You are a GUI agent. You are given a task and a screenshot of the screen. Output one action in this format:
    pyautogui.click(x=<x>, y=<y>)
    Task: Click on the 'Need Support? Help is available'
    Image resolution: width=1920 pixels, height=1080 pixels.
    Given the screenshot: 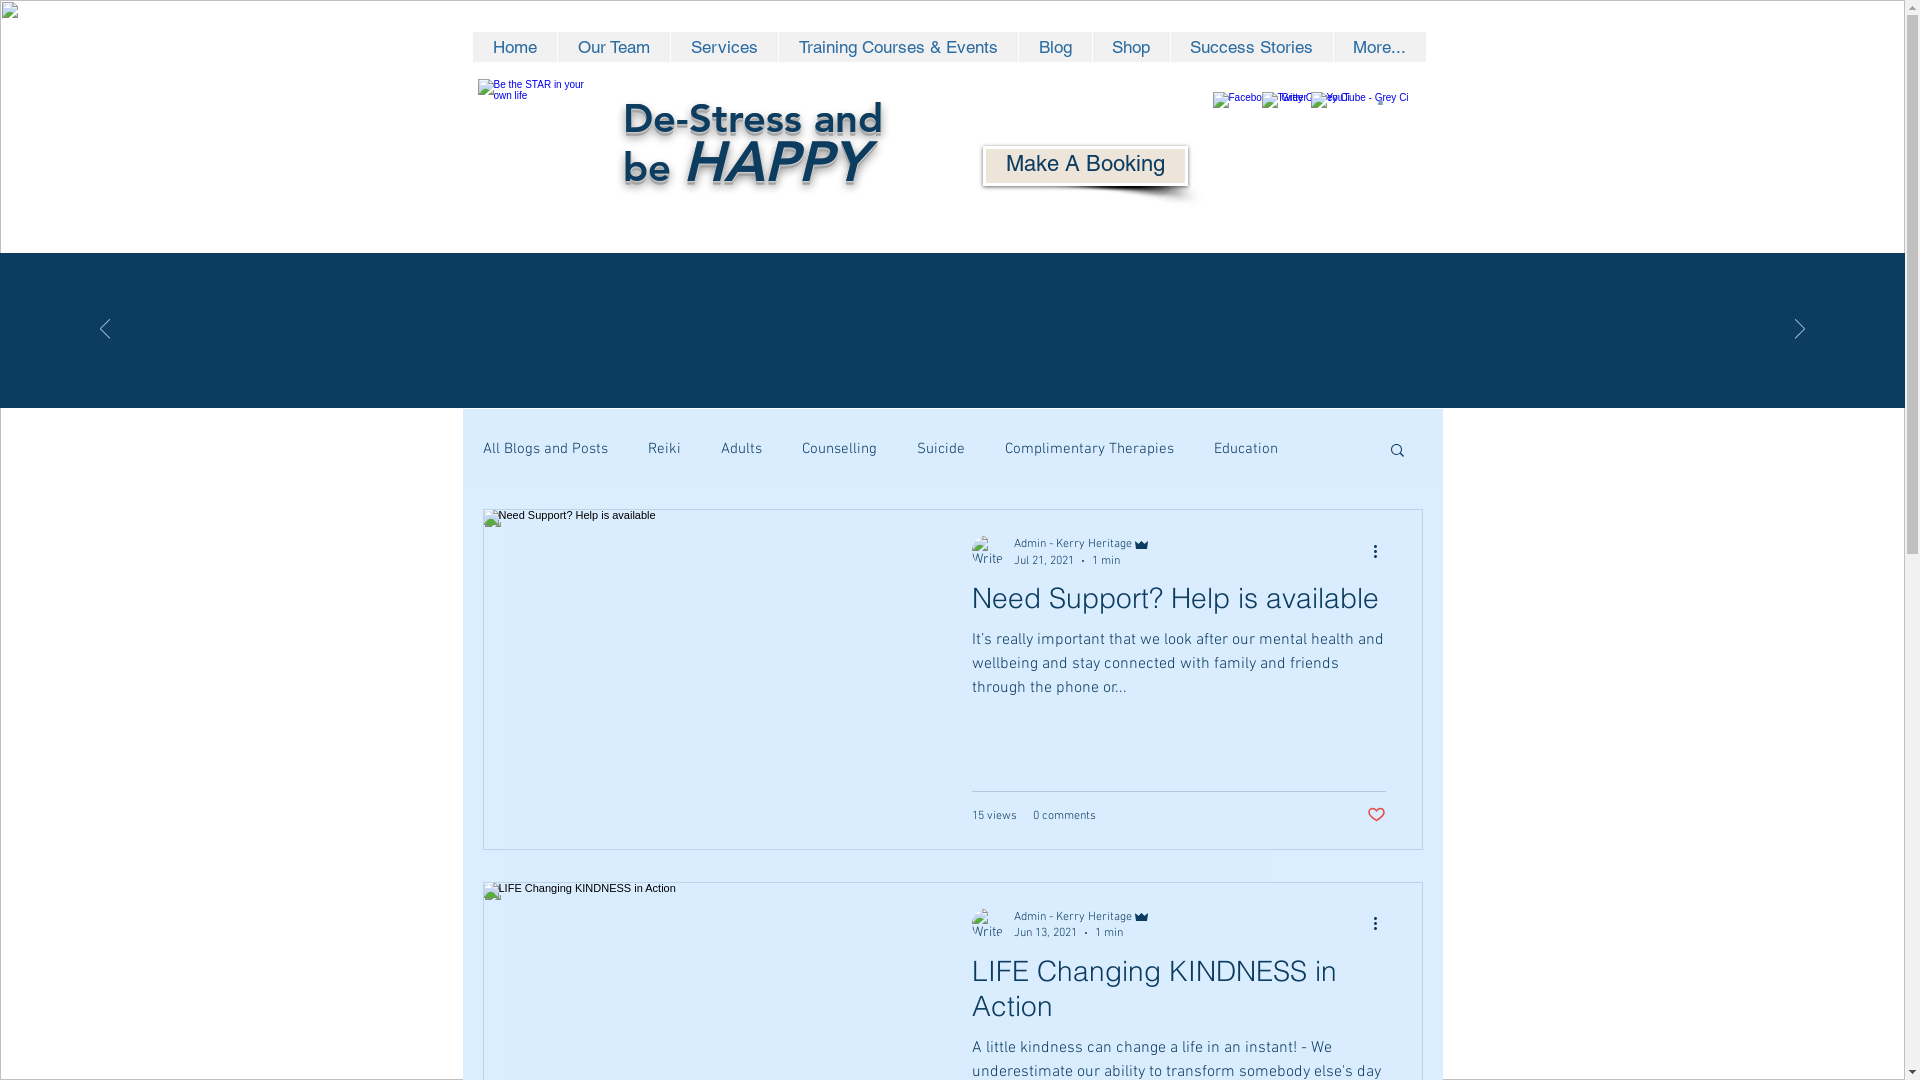 What is the action you would take?
    pyautogui.click(x=1179, y=603)
    